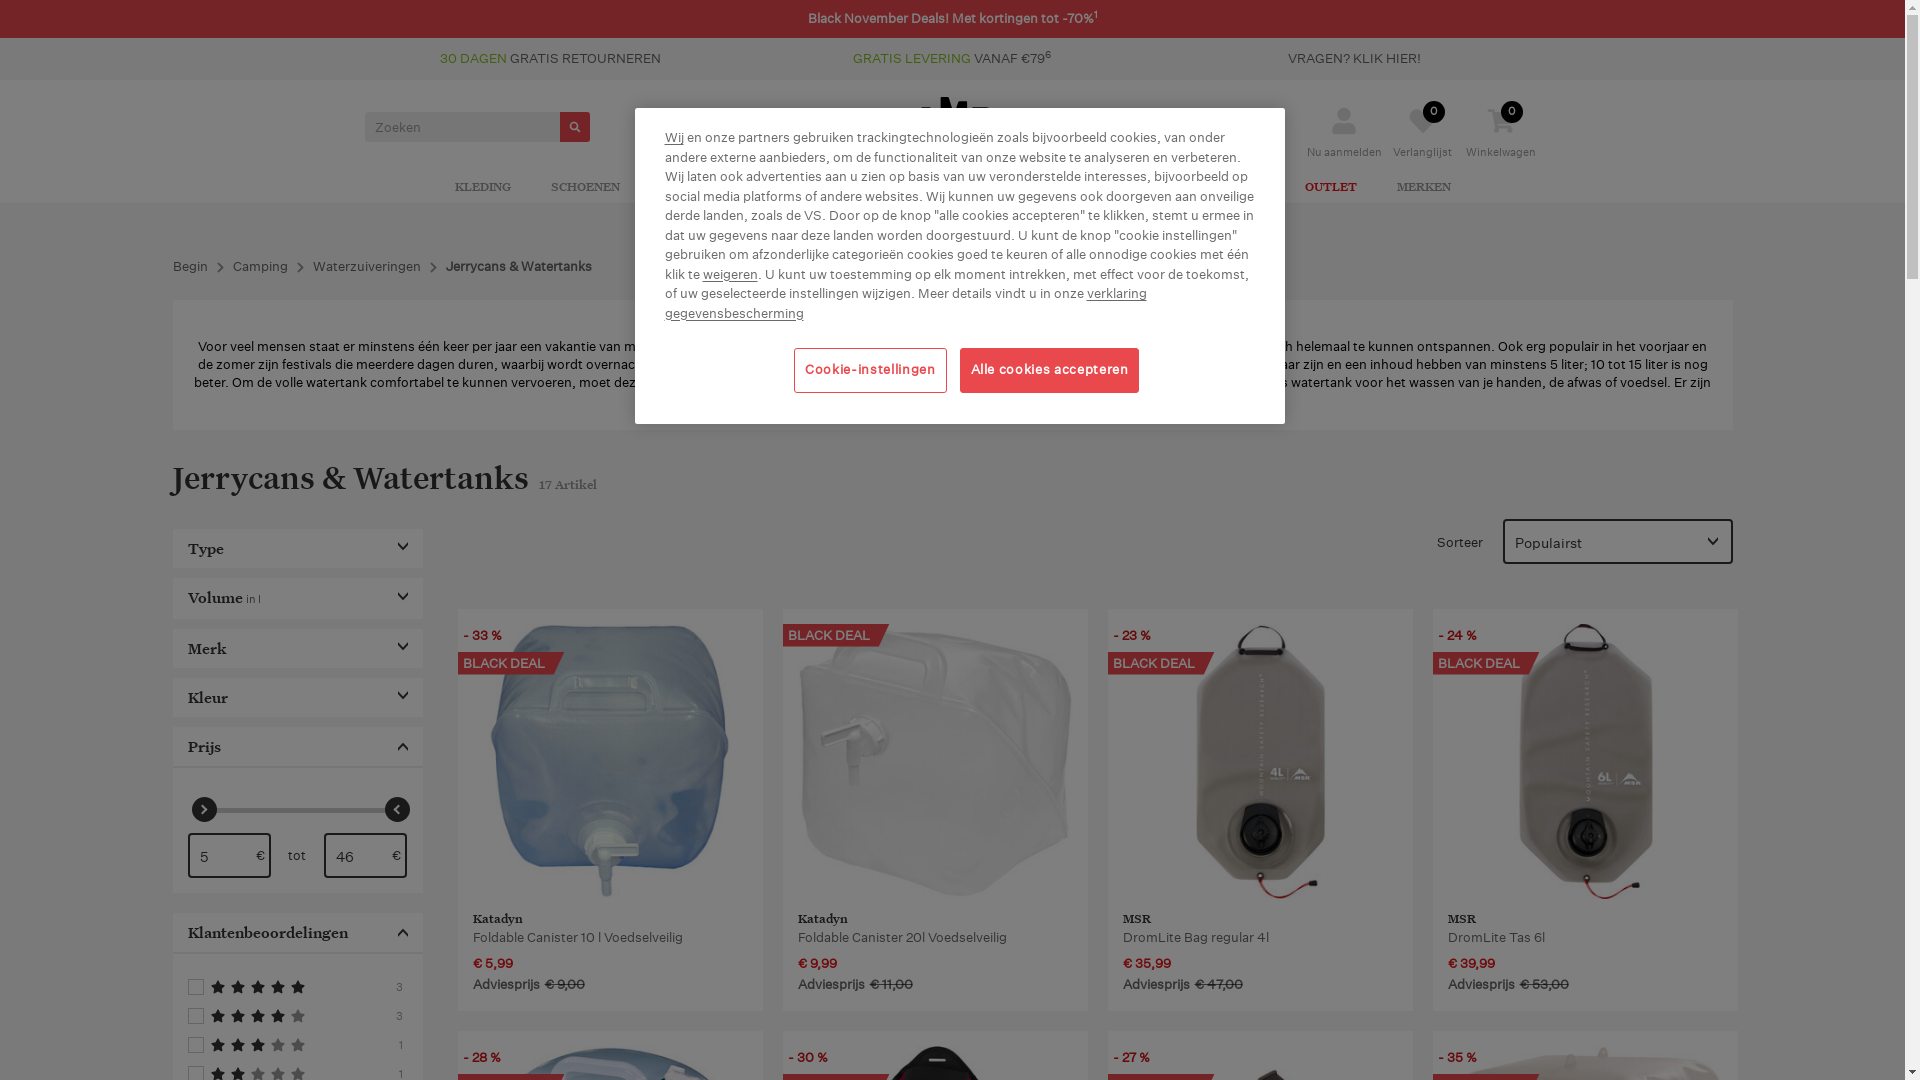 Image resolution: width=1920 pixels, height=1080 pixels. Describe the element at coordinates (258, 265) in the screenshot. I see `'Camping'` at that location.